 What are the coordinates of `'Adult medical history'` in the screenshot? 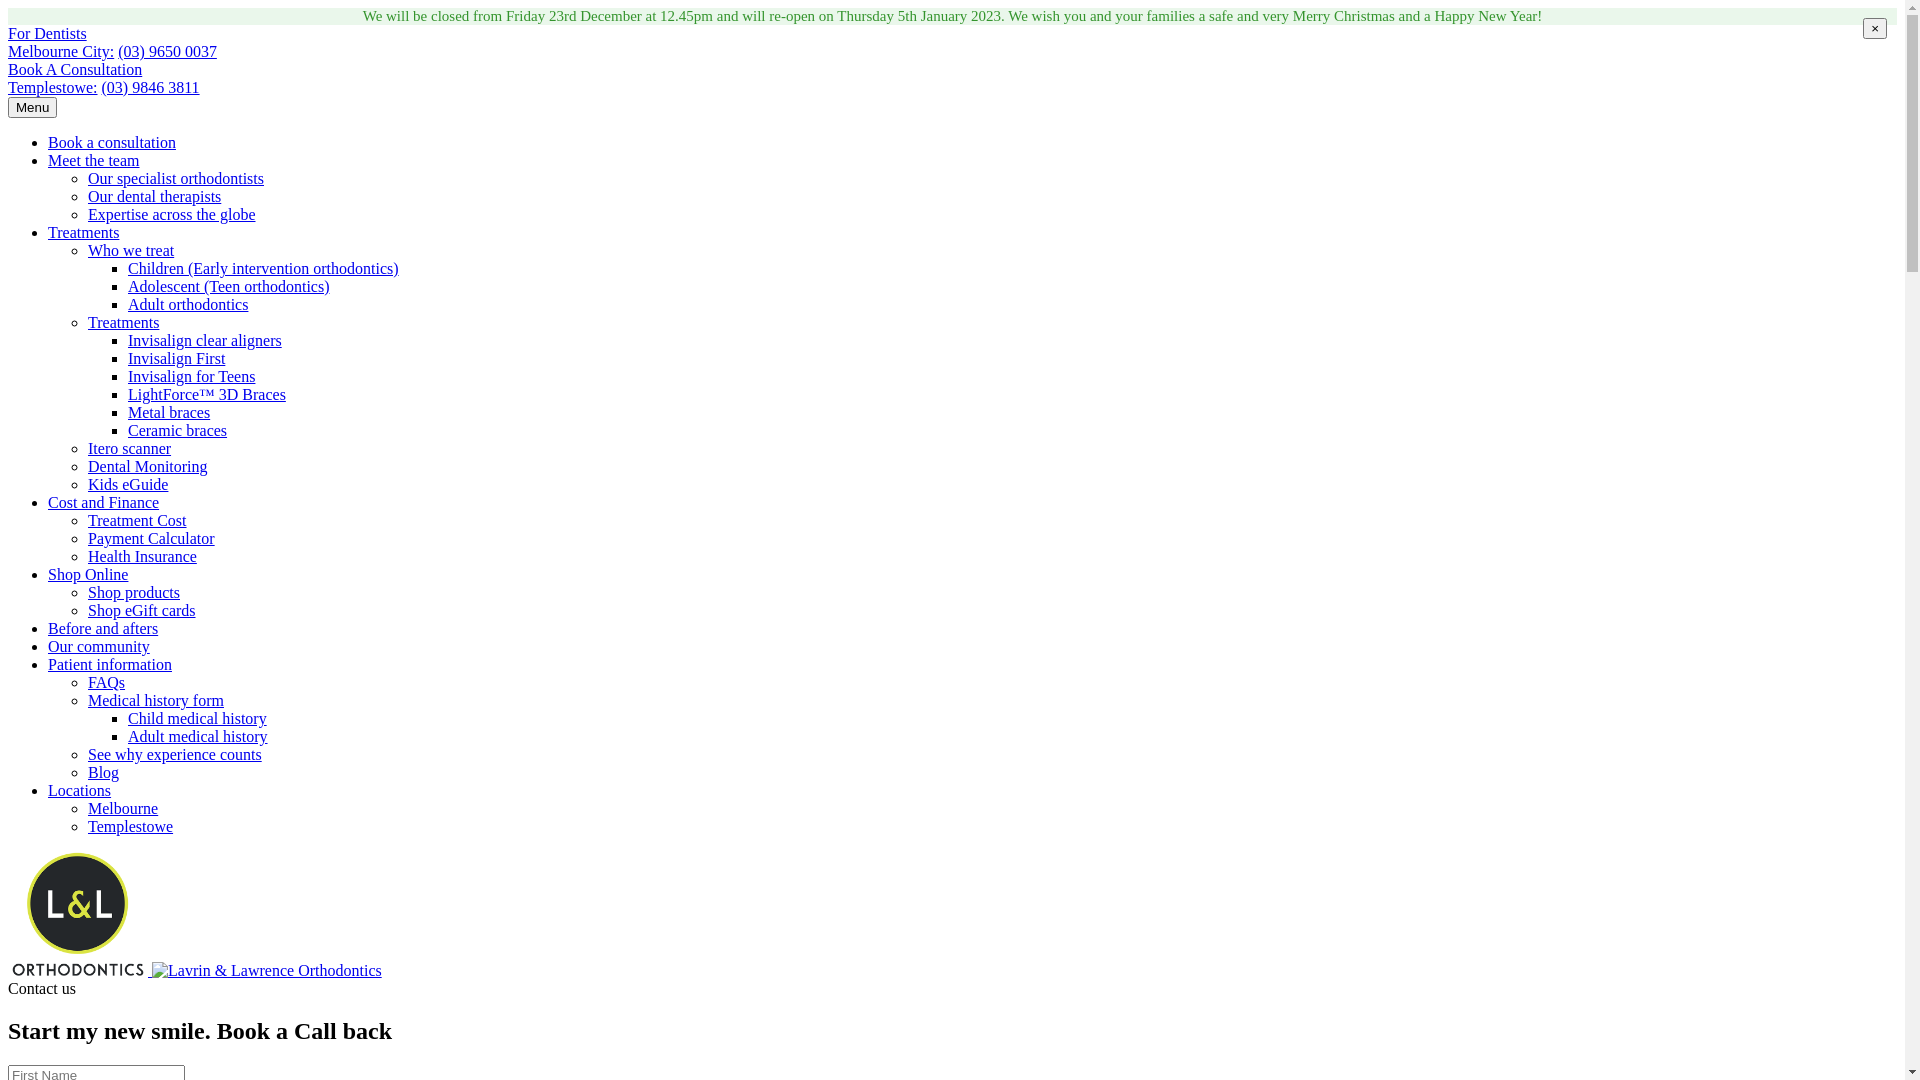 It's located at (197, 736).